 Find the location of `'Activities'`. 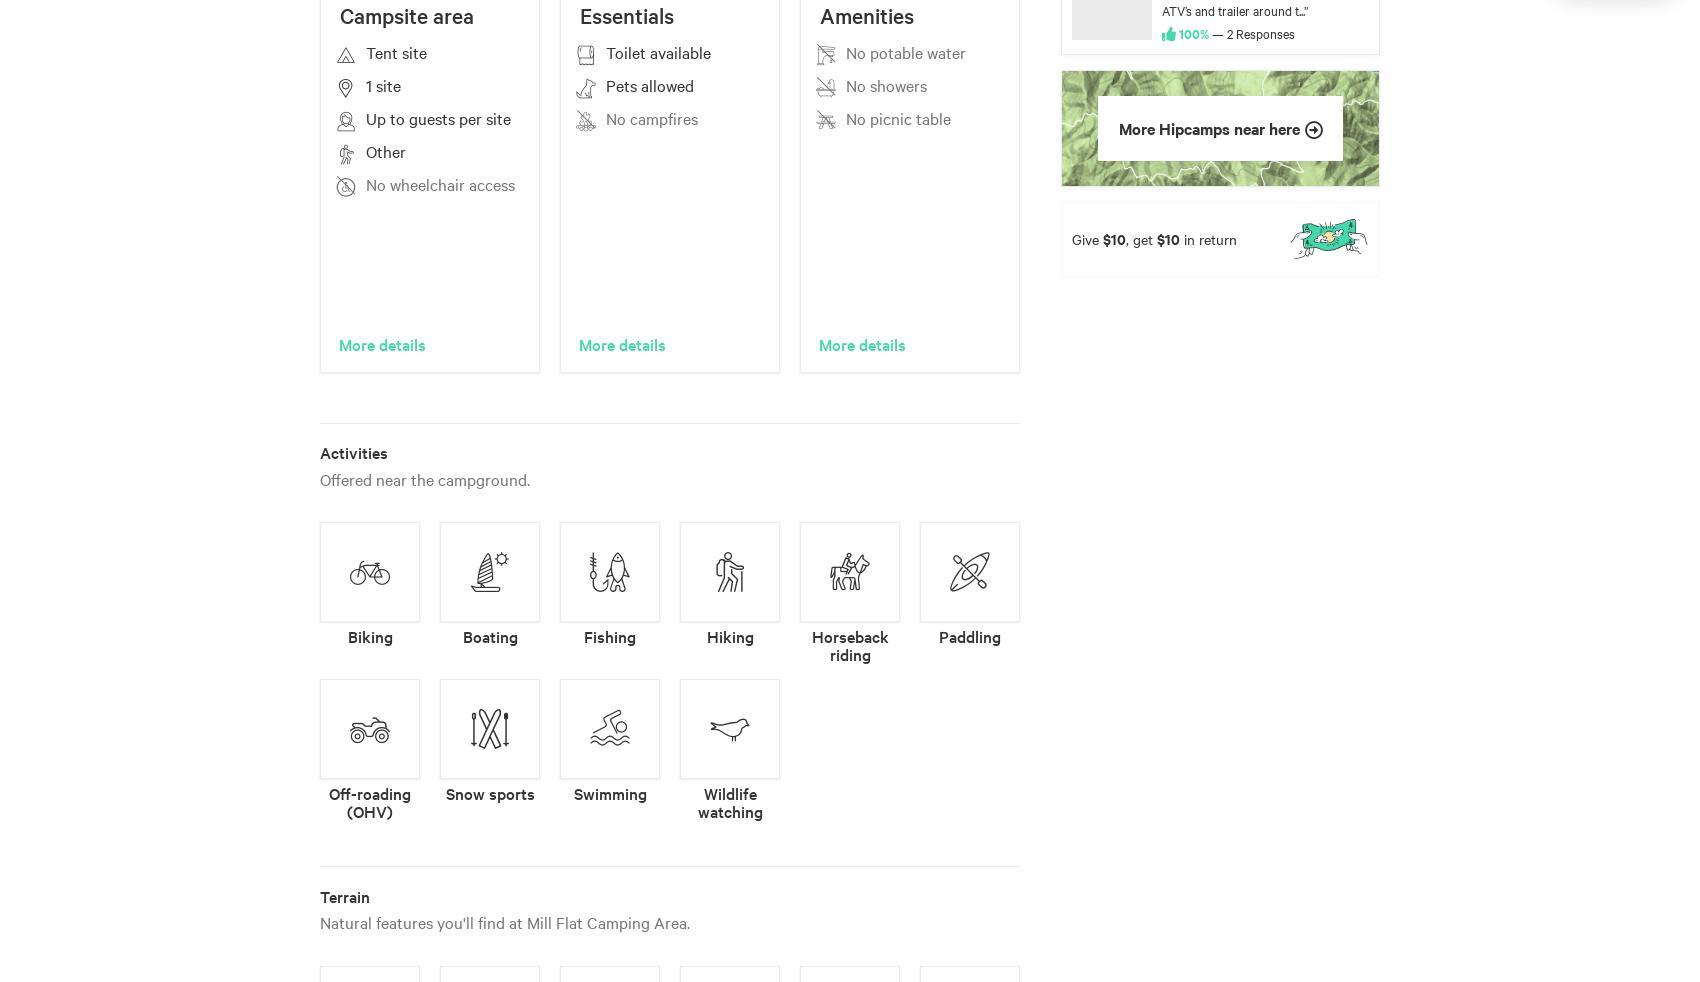

'Activities' is located at coordinates (352, 452).